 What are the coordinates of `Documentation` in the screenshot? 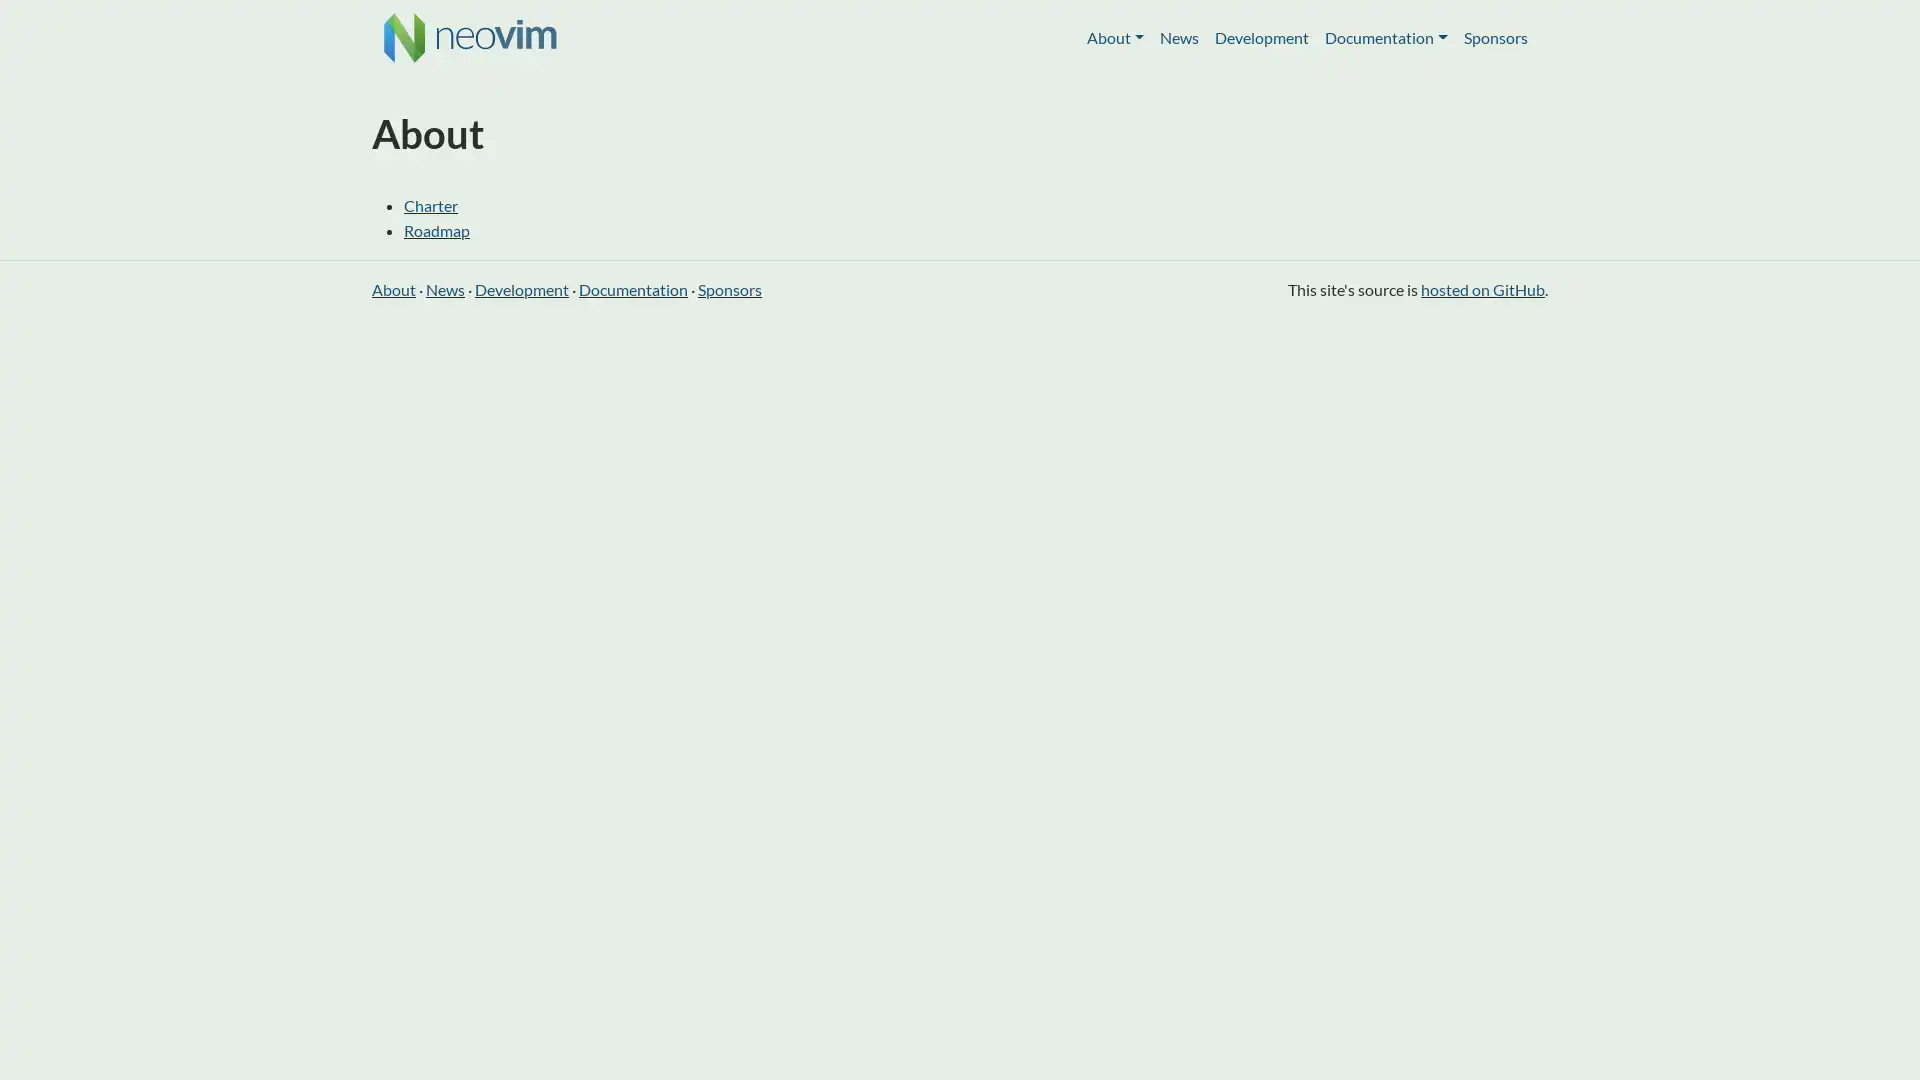 It's located at (1385, 37).